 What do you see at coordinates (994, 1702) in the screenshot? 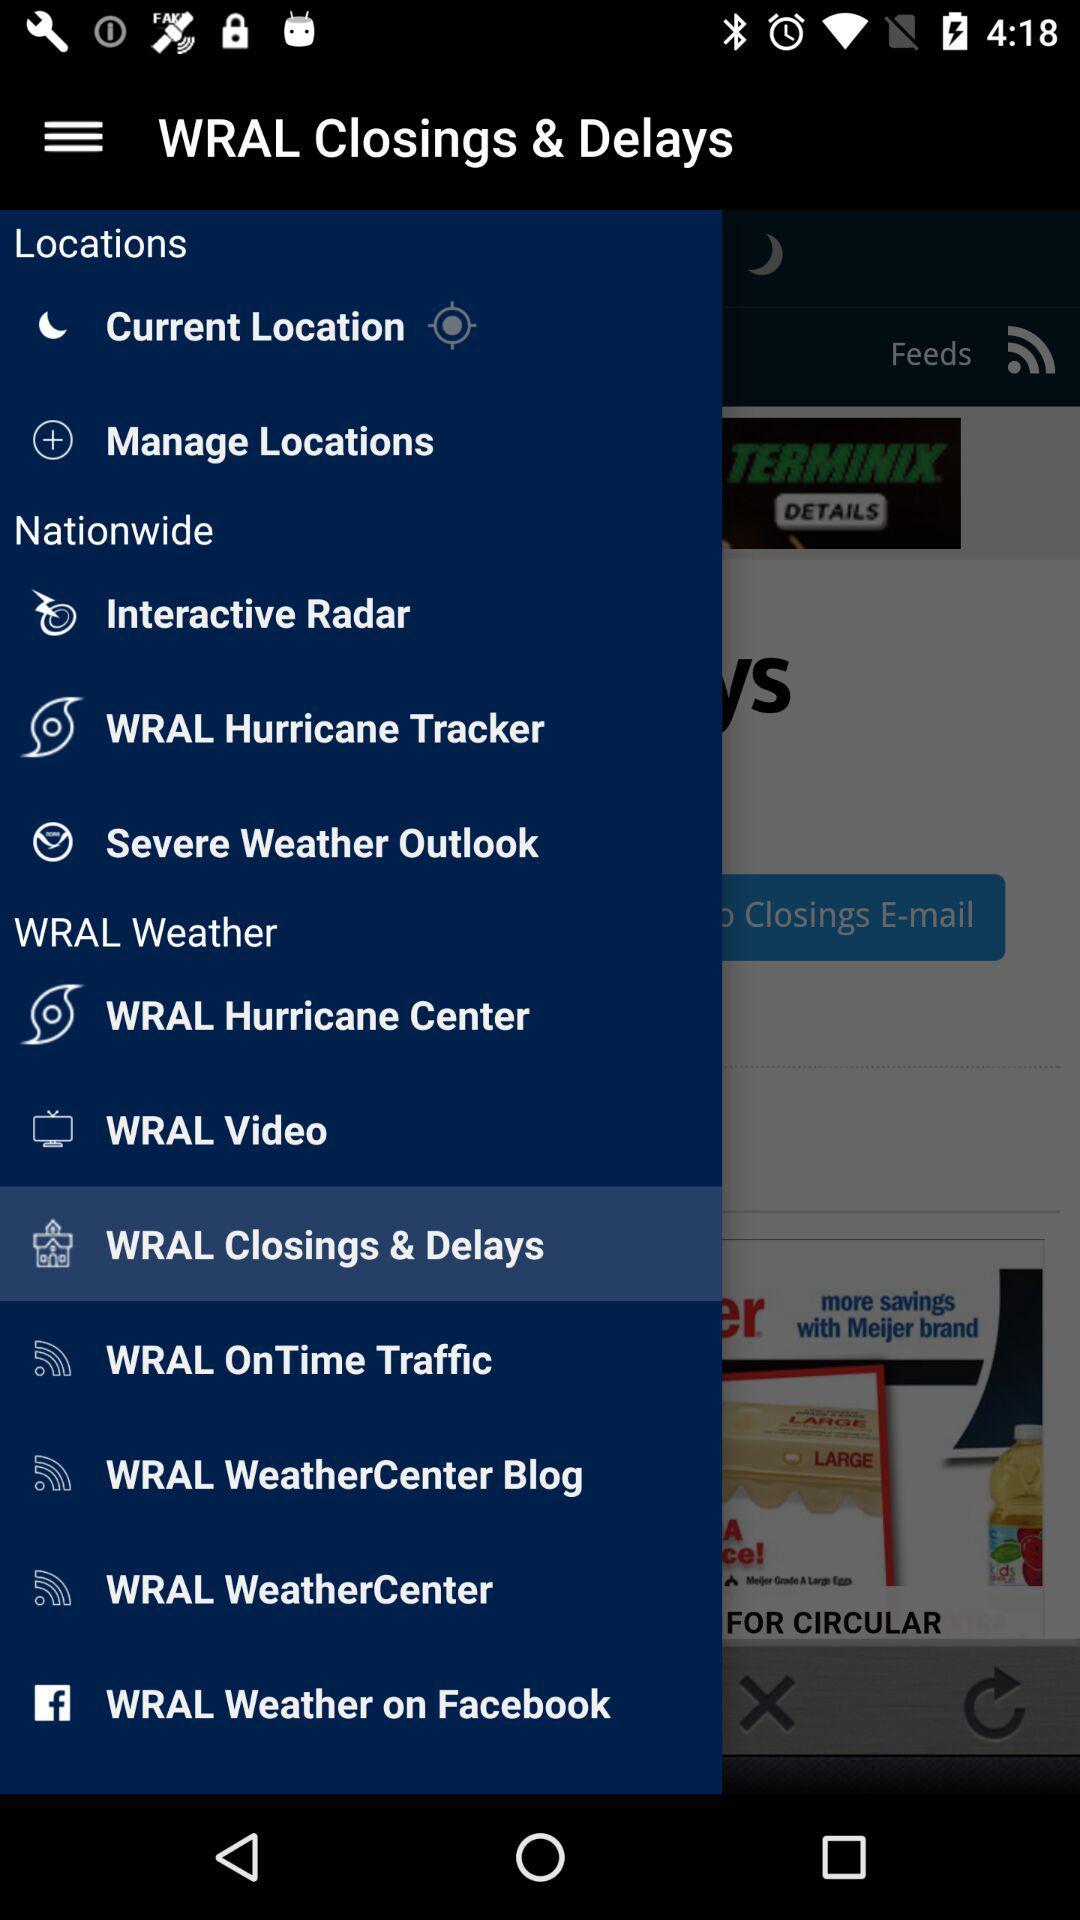
I see `the refresh icon` at bounding box center [994, 1702].